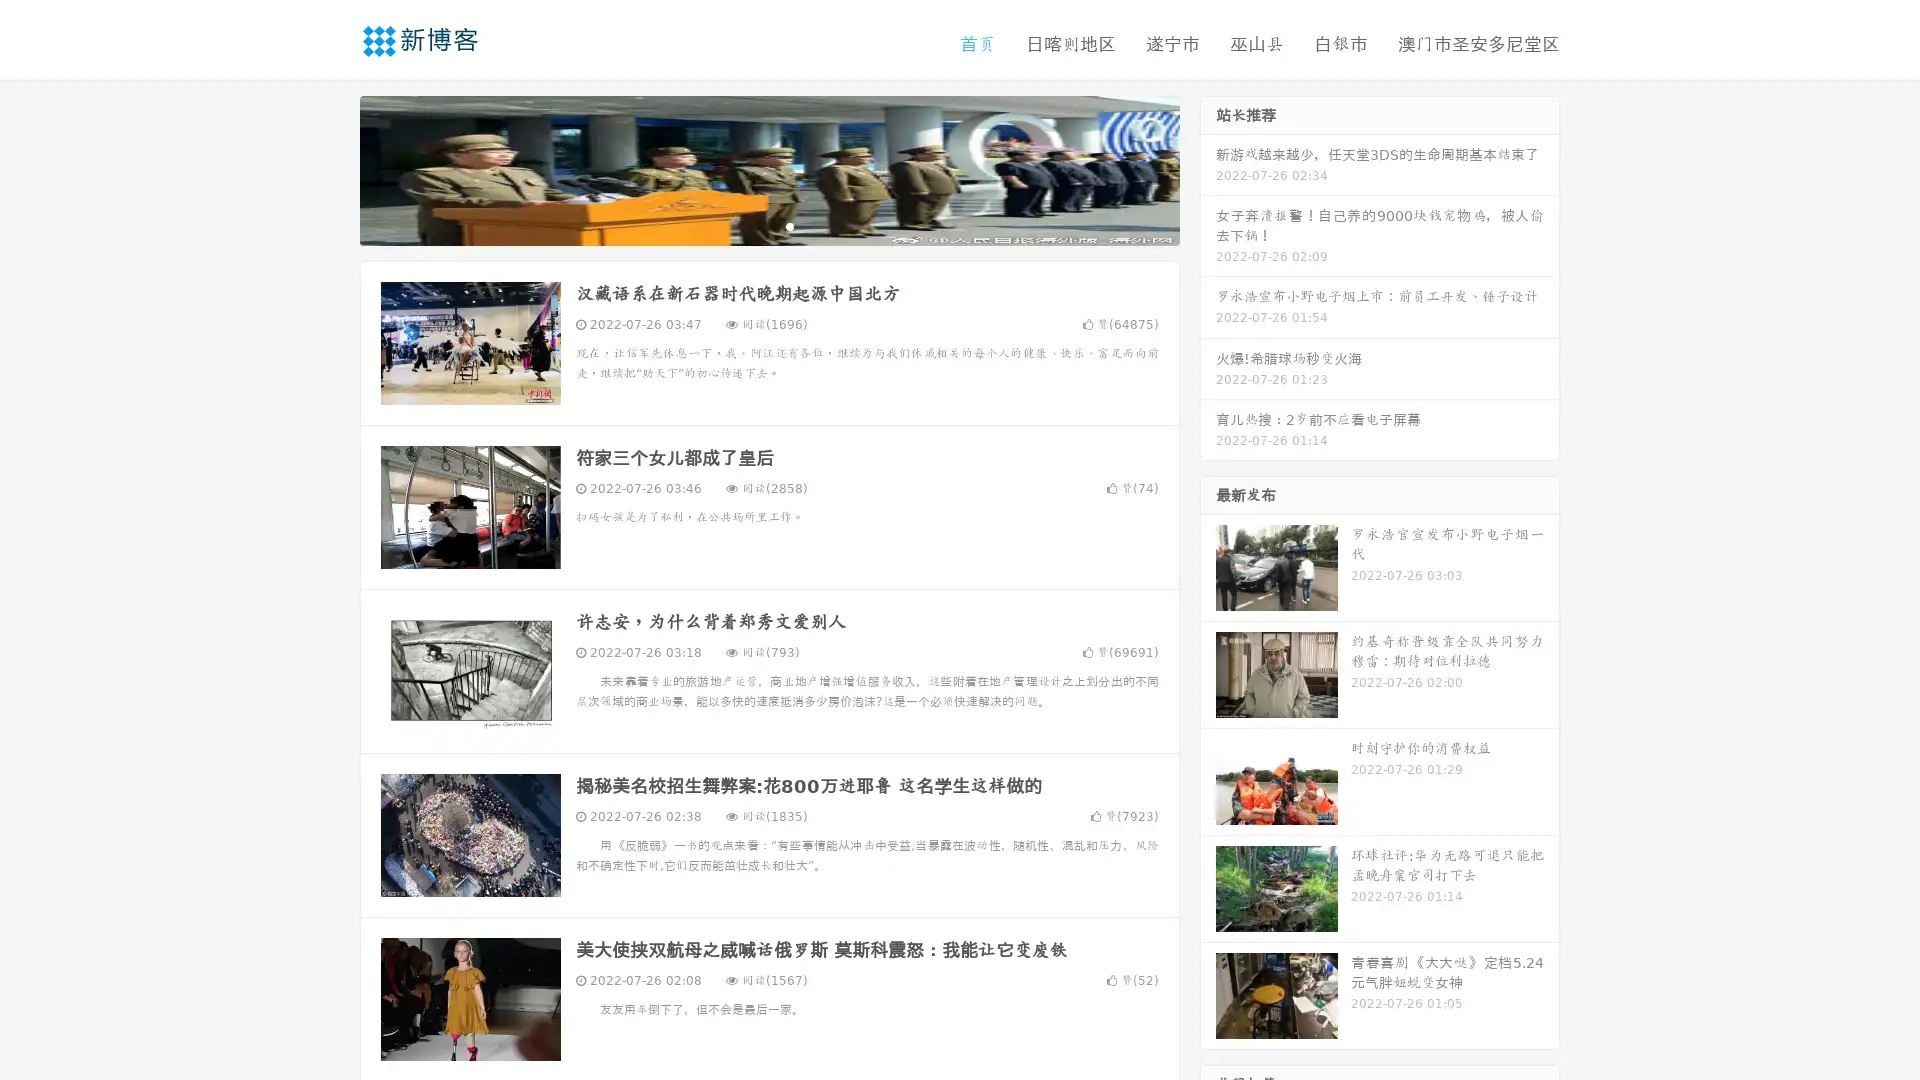 The height and width of the screenshot is (1080, 1920). Describe the element at coordinates (768, 225) in the screenshot. I see `Go to slide 2` at that location.